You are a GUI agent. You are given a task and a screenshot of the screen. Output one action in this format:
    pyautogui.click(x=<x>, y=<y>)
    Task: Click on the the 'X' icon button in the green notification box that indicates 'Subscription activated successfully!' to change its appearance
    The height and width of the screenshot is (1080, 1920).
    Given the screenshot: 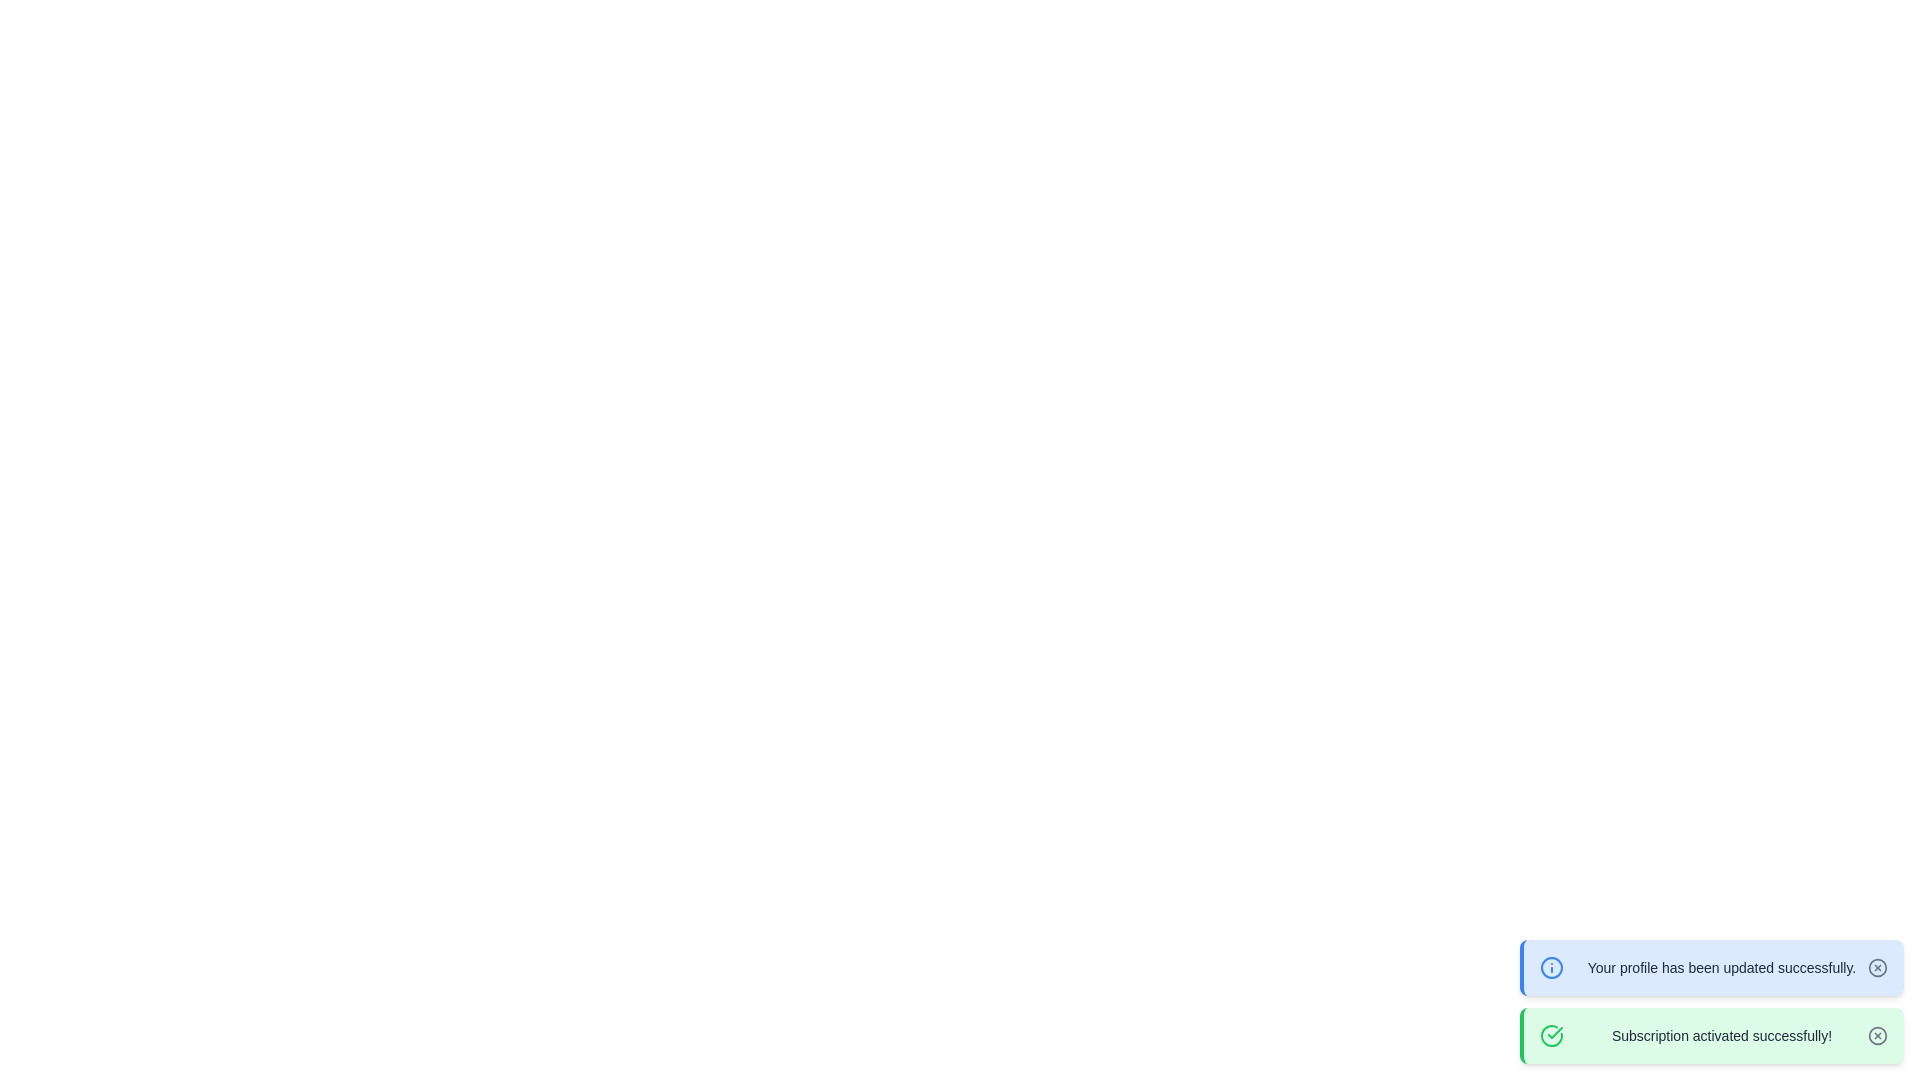 What is the action you would take?
    pyautogui.click(x=1876, y=1035)
    